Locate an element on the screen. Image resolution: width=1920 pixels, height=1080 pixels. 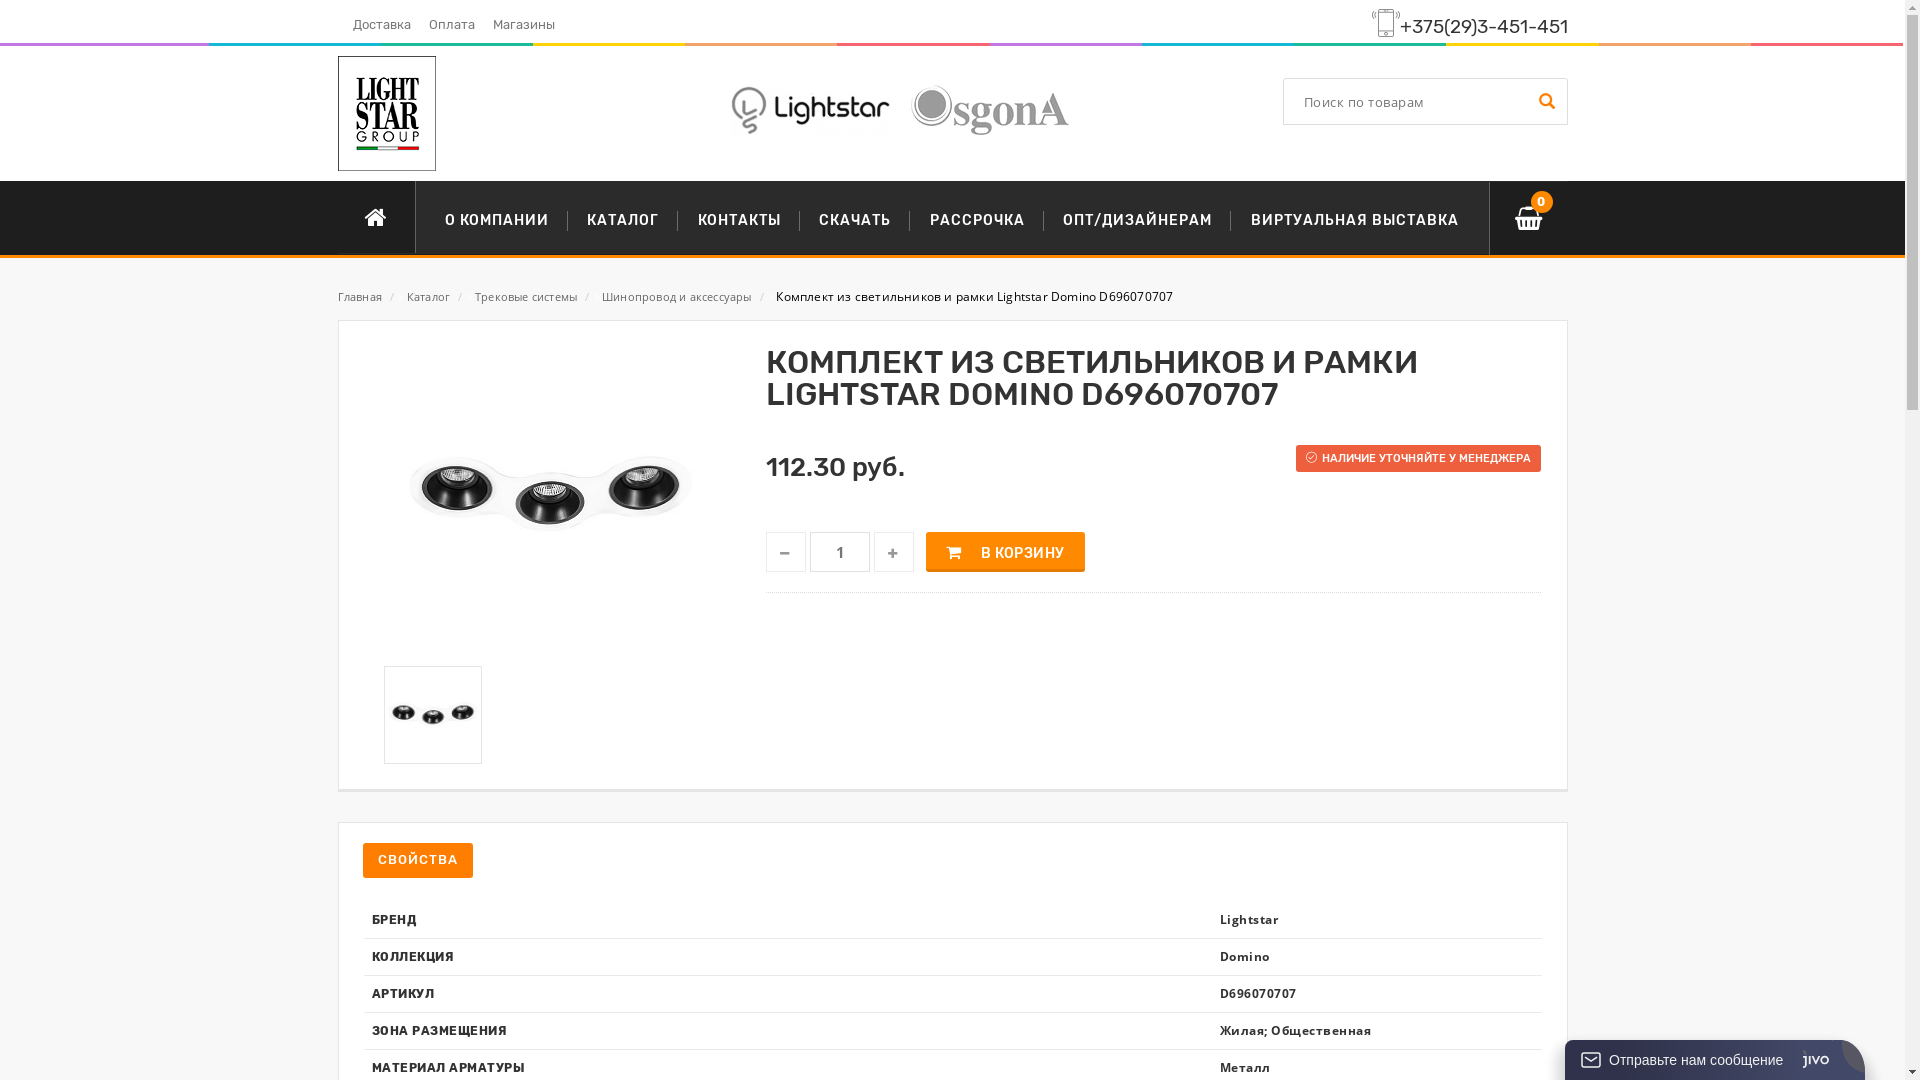
'0' is located at coordinates (1526, 218).